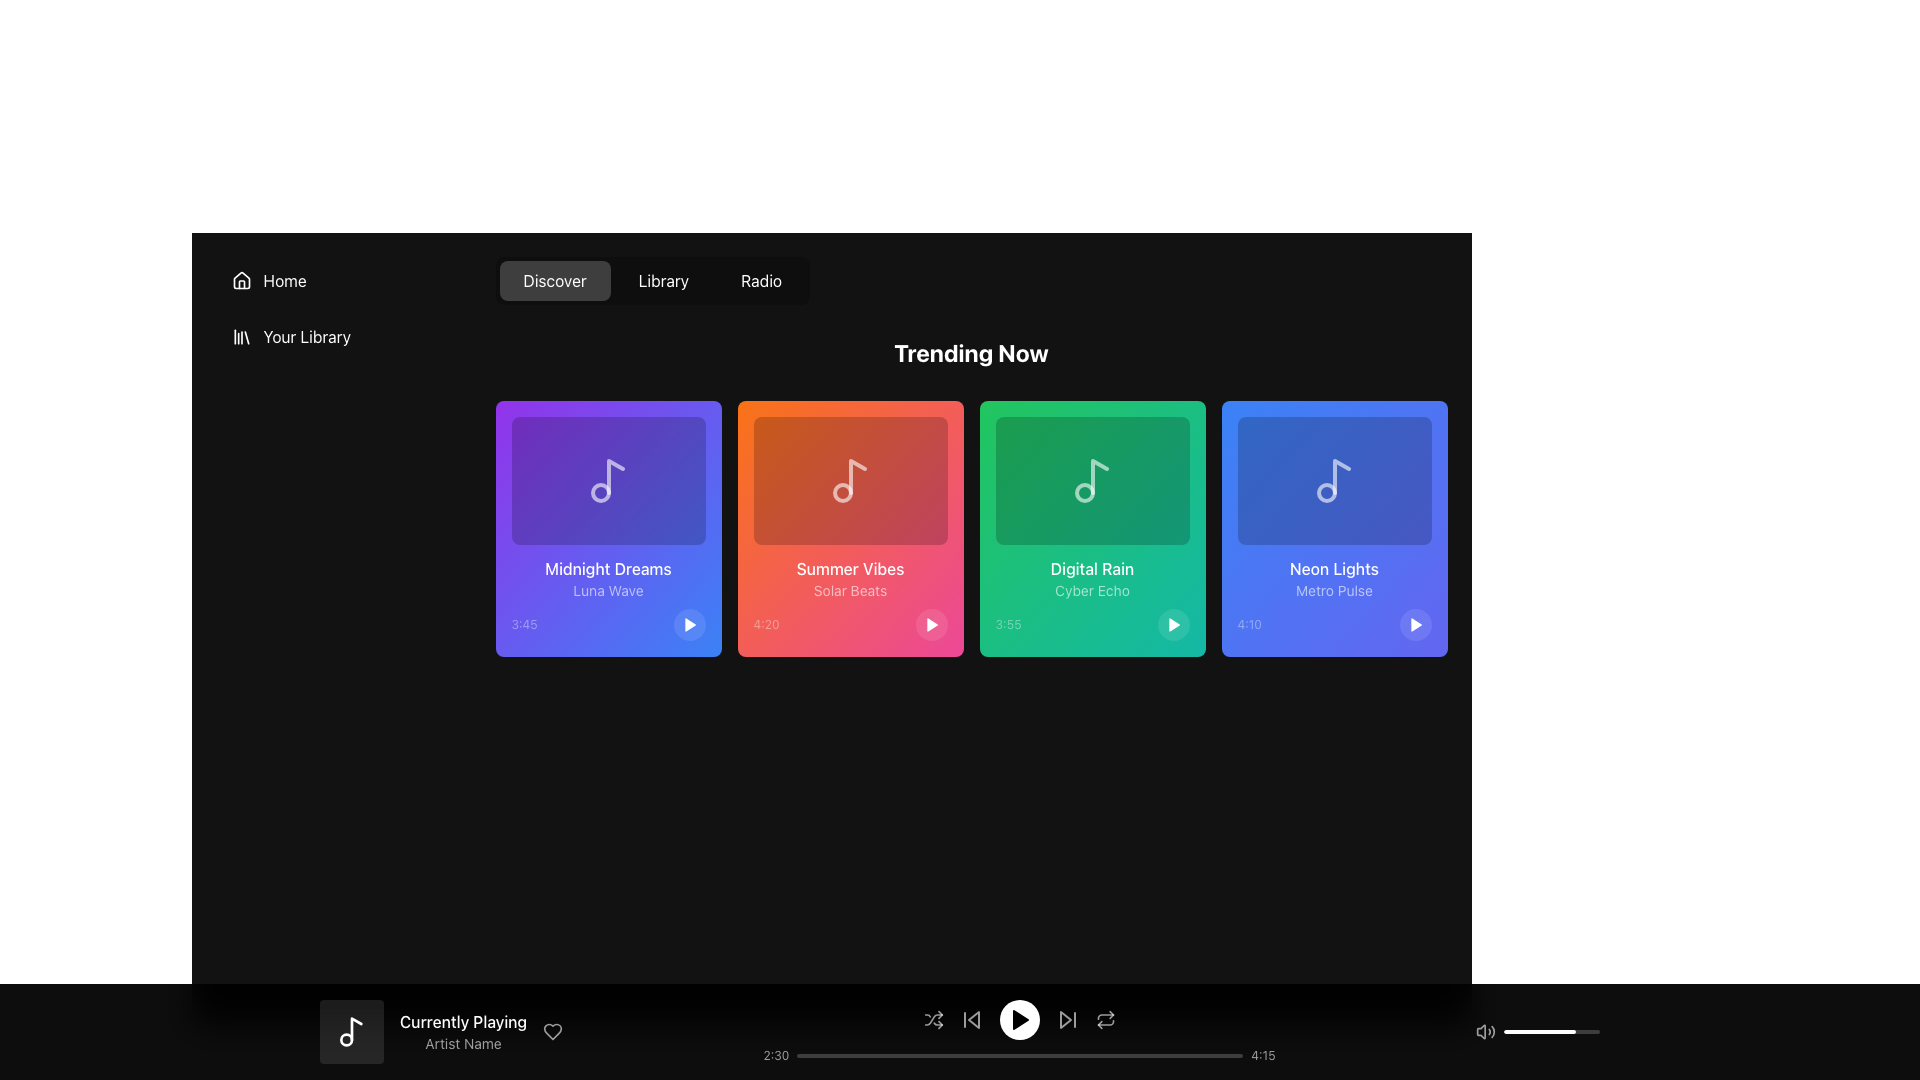  Describe the element at coordinates (689, 623) in the screenshot. I see `the play button located in the bottom-right corner of the 'Midnight Dreams' card in the 'Trending Now' section` at that location.